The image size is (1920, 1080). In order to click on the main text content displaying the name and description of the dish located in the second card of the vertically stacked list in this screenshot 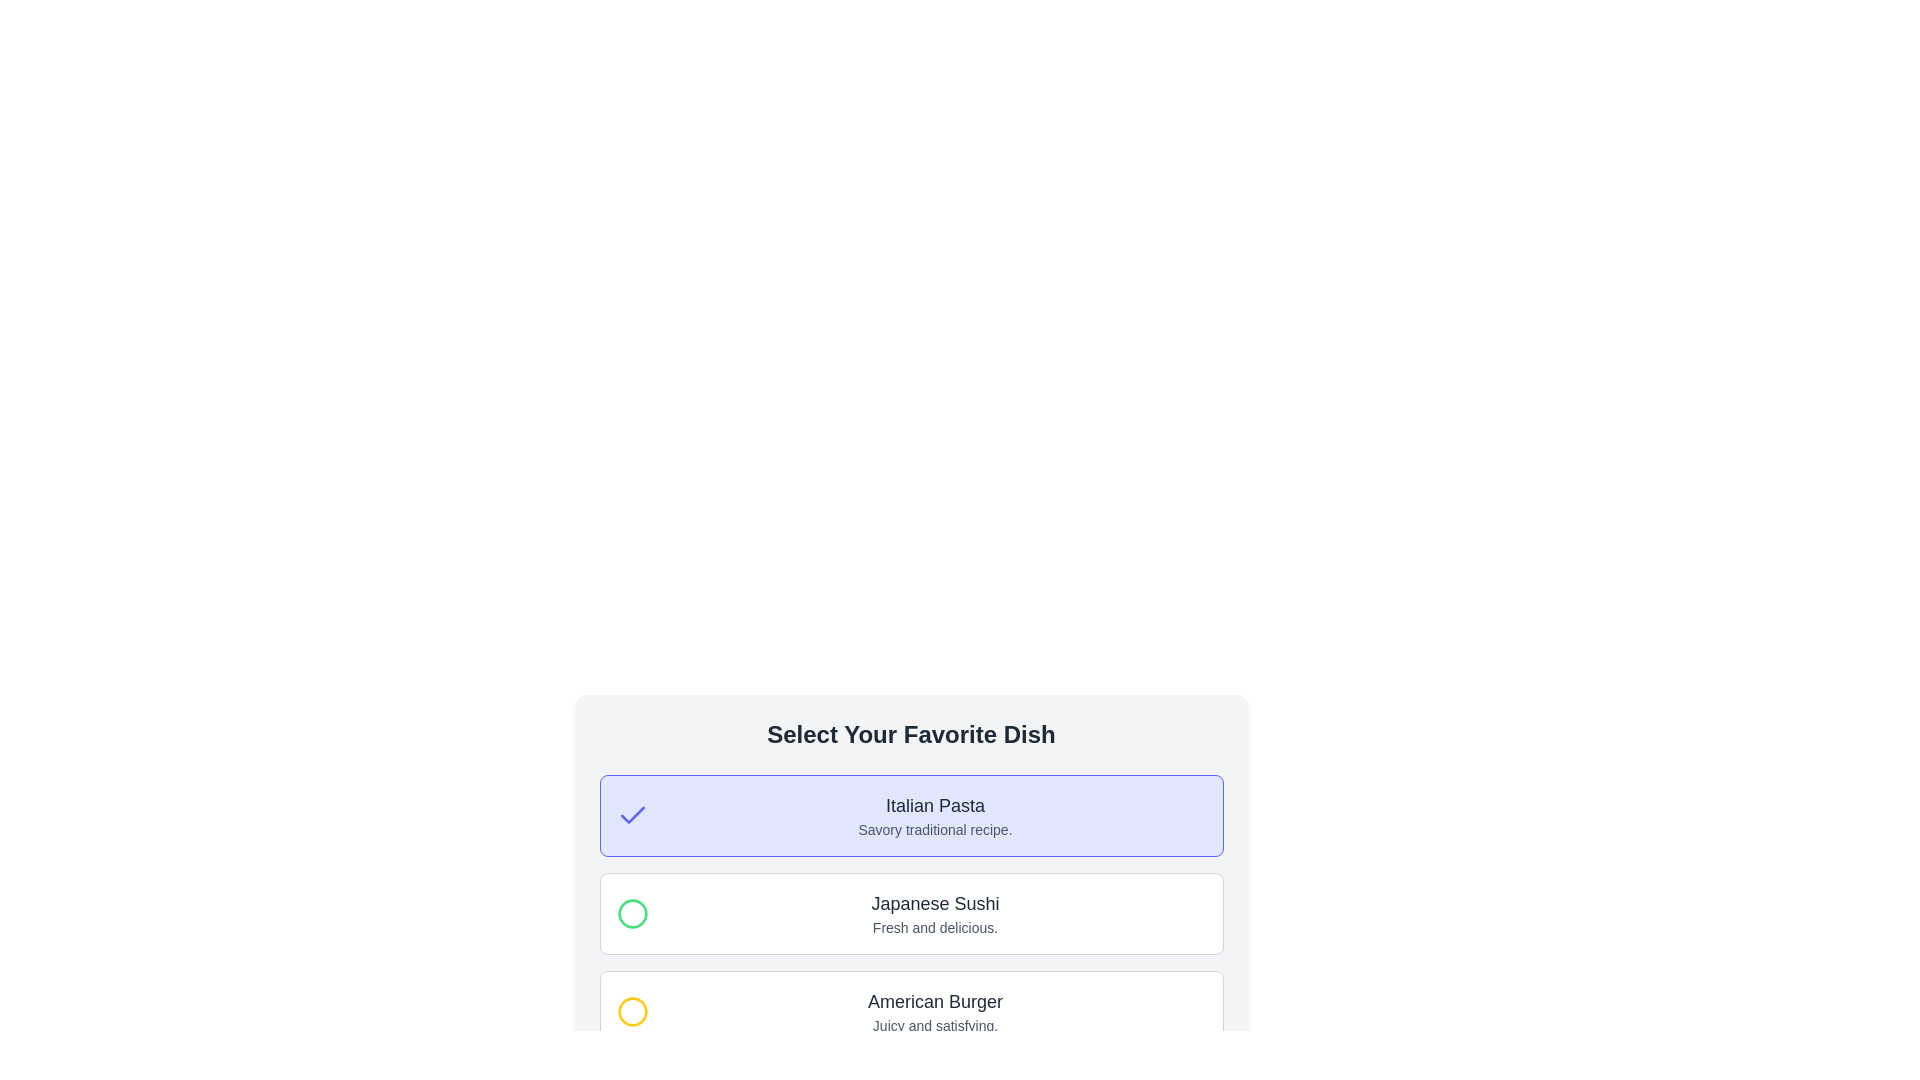, I will do `click(934, 914)`.